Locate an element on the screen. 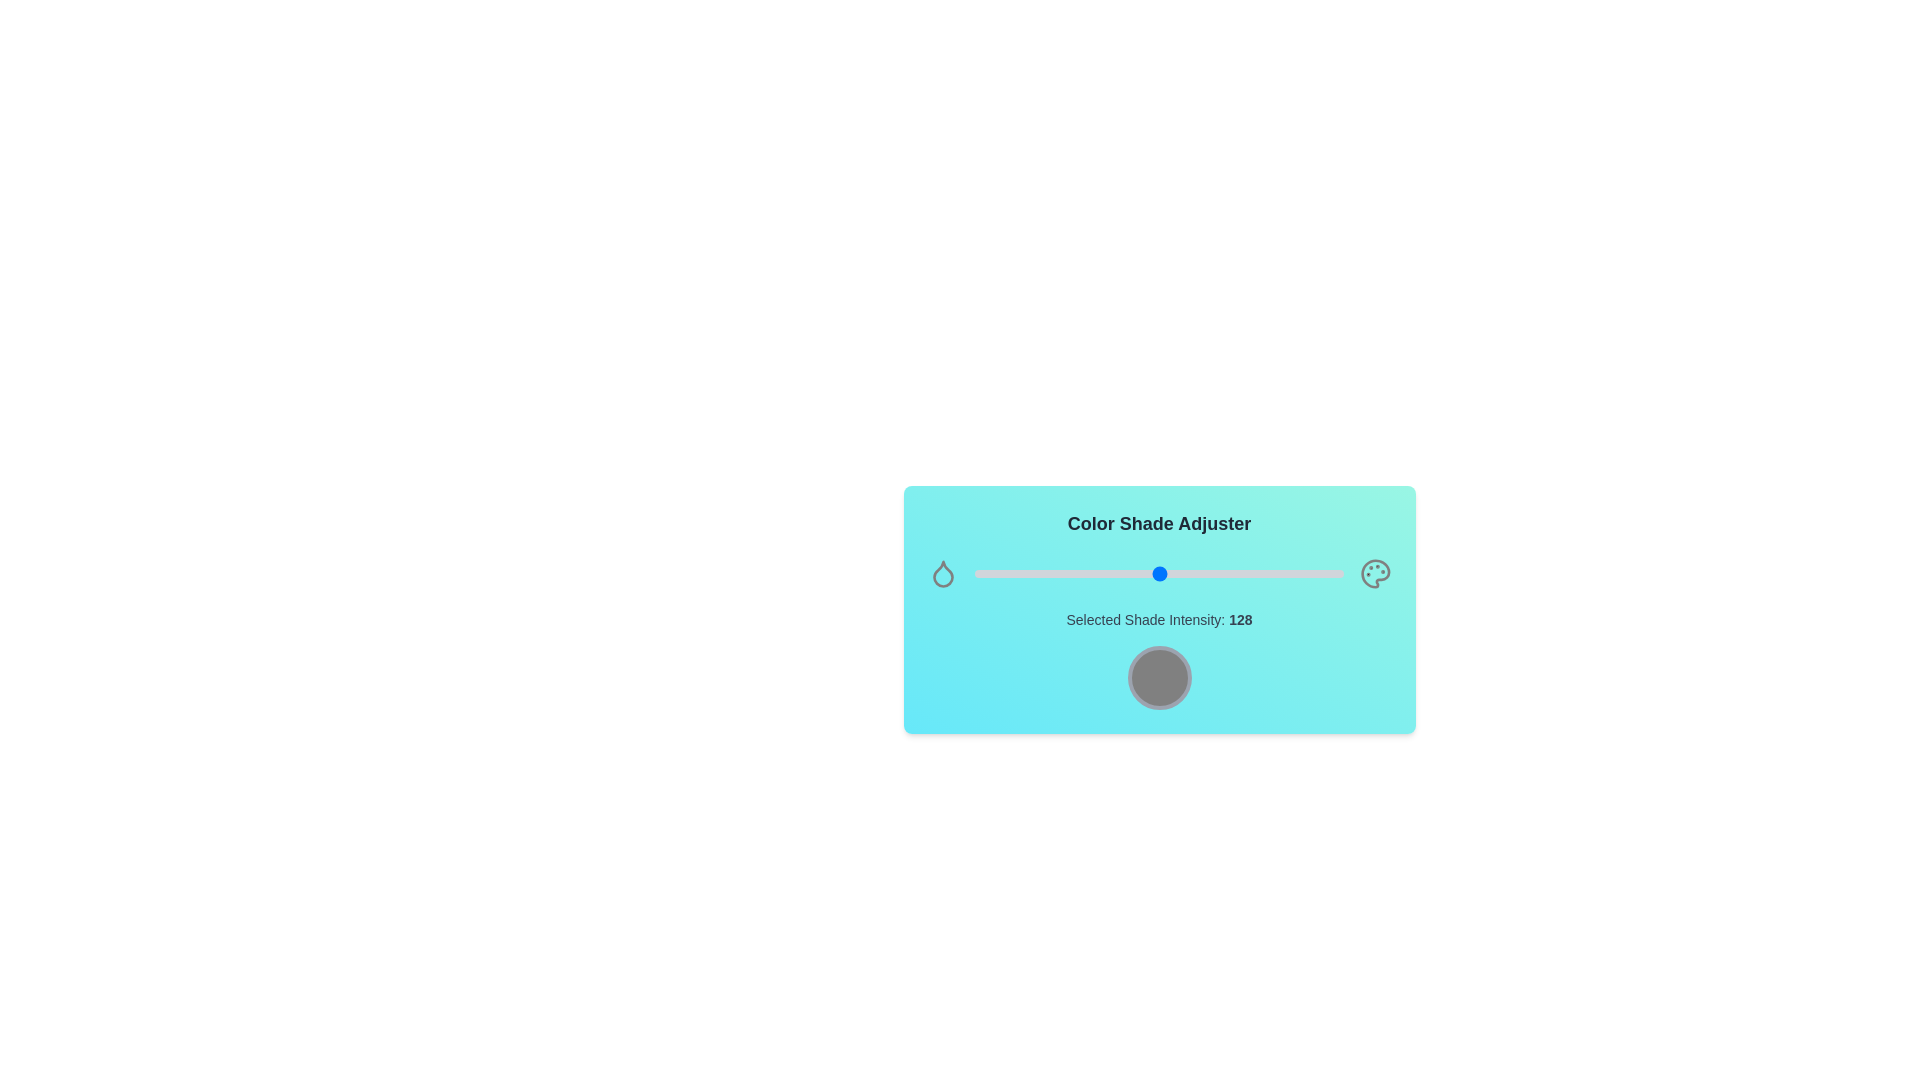  the shade intensity to 49 by interacting with the slider is located at coordinates (1044, 574).